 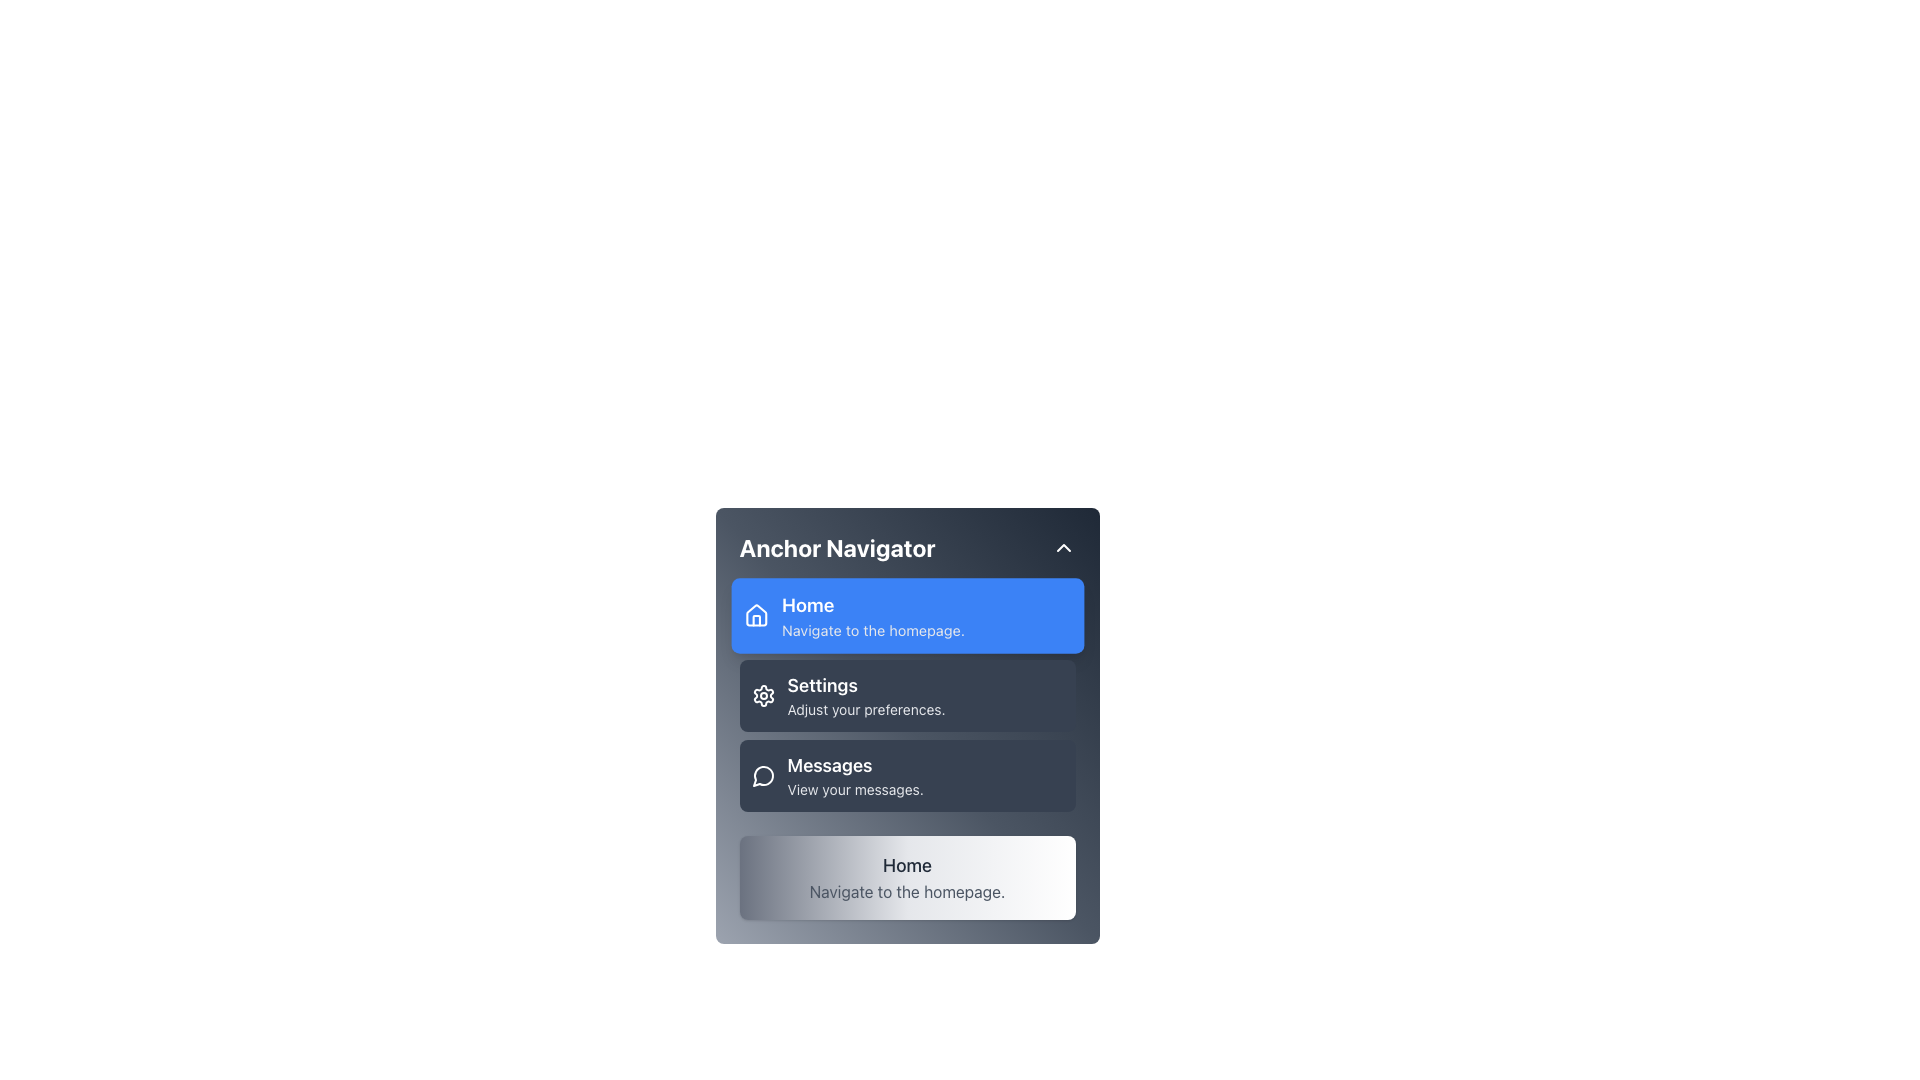 What do you see at coordinates (906, 890) in the screenshot?
I see `the descriptive text located at the bottom of the light gray card containing the title 'Home'` at bounding box center [906, 890].